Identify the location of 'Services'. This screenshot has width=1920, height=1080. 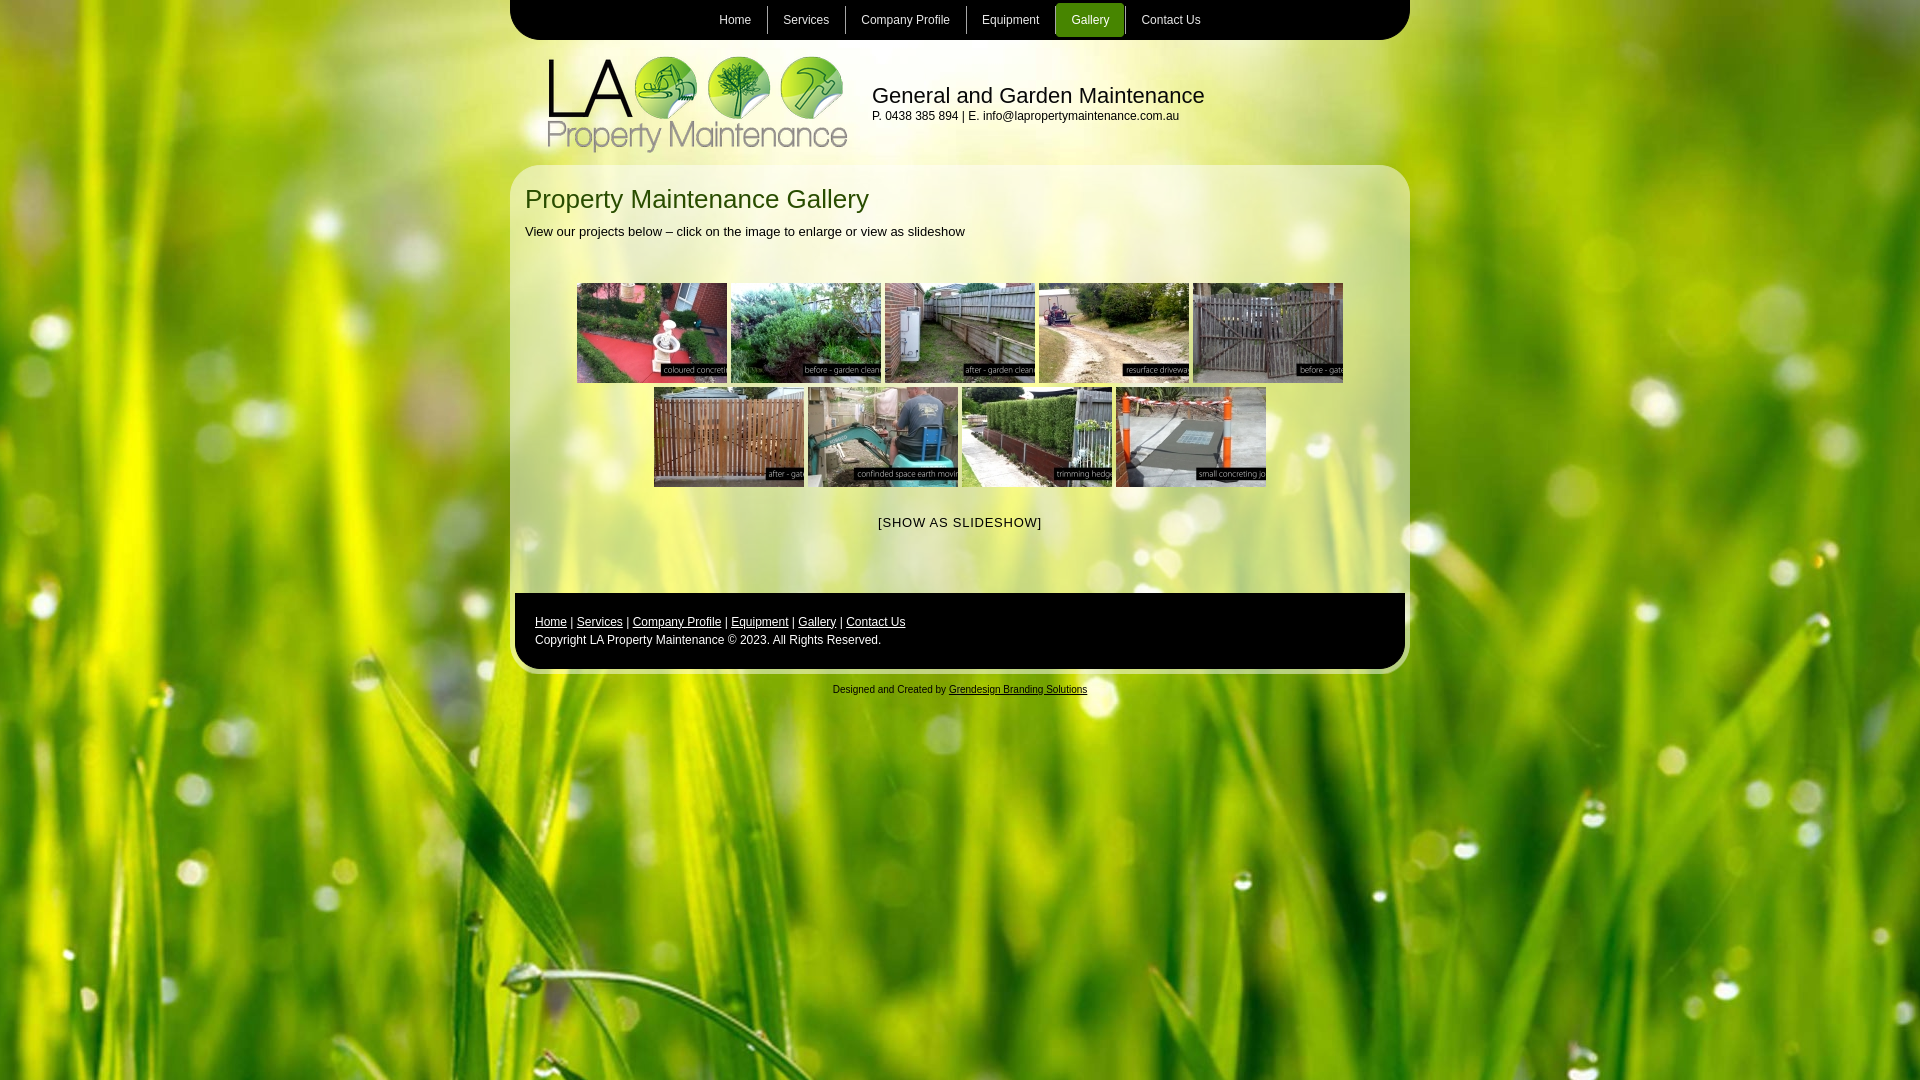
(599, 620).